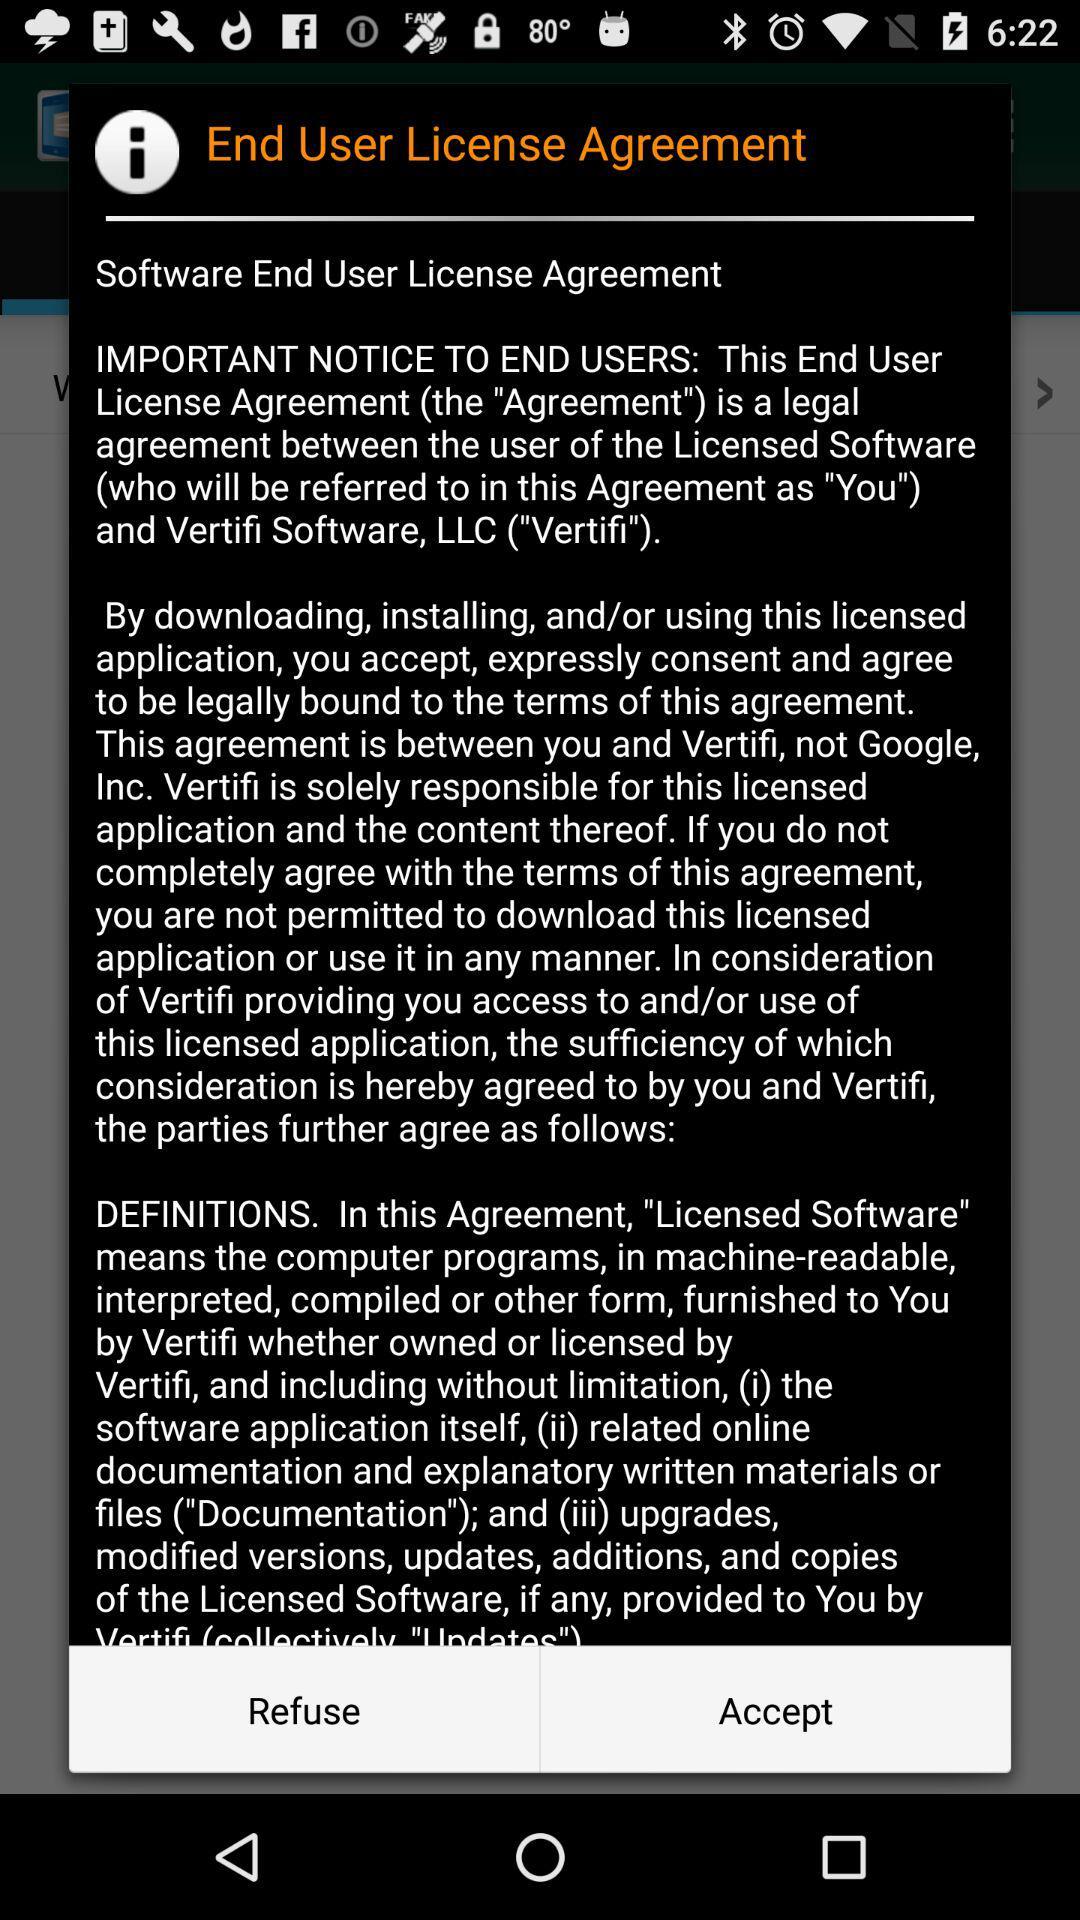 This screenshot has height=1920, width=1080. What do you see at coordinates (304, 1708) in the screenshot?
I see `the item next to accept item` at bounding box center [304, 1708].